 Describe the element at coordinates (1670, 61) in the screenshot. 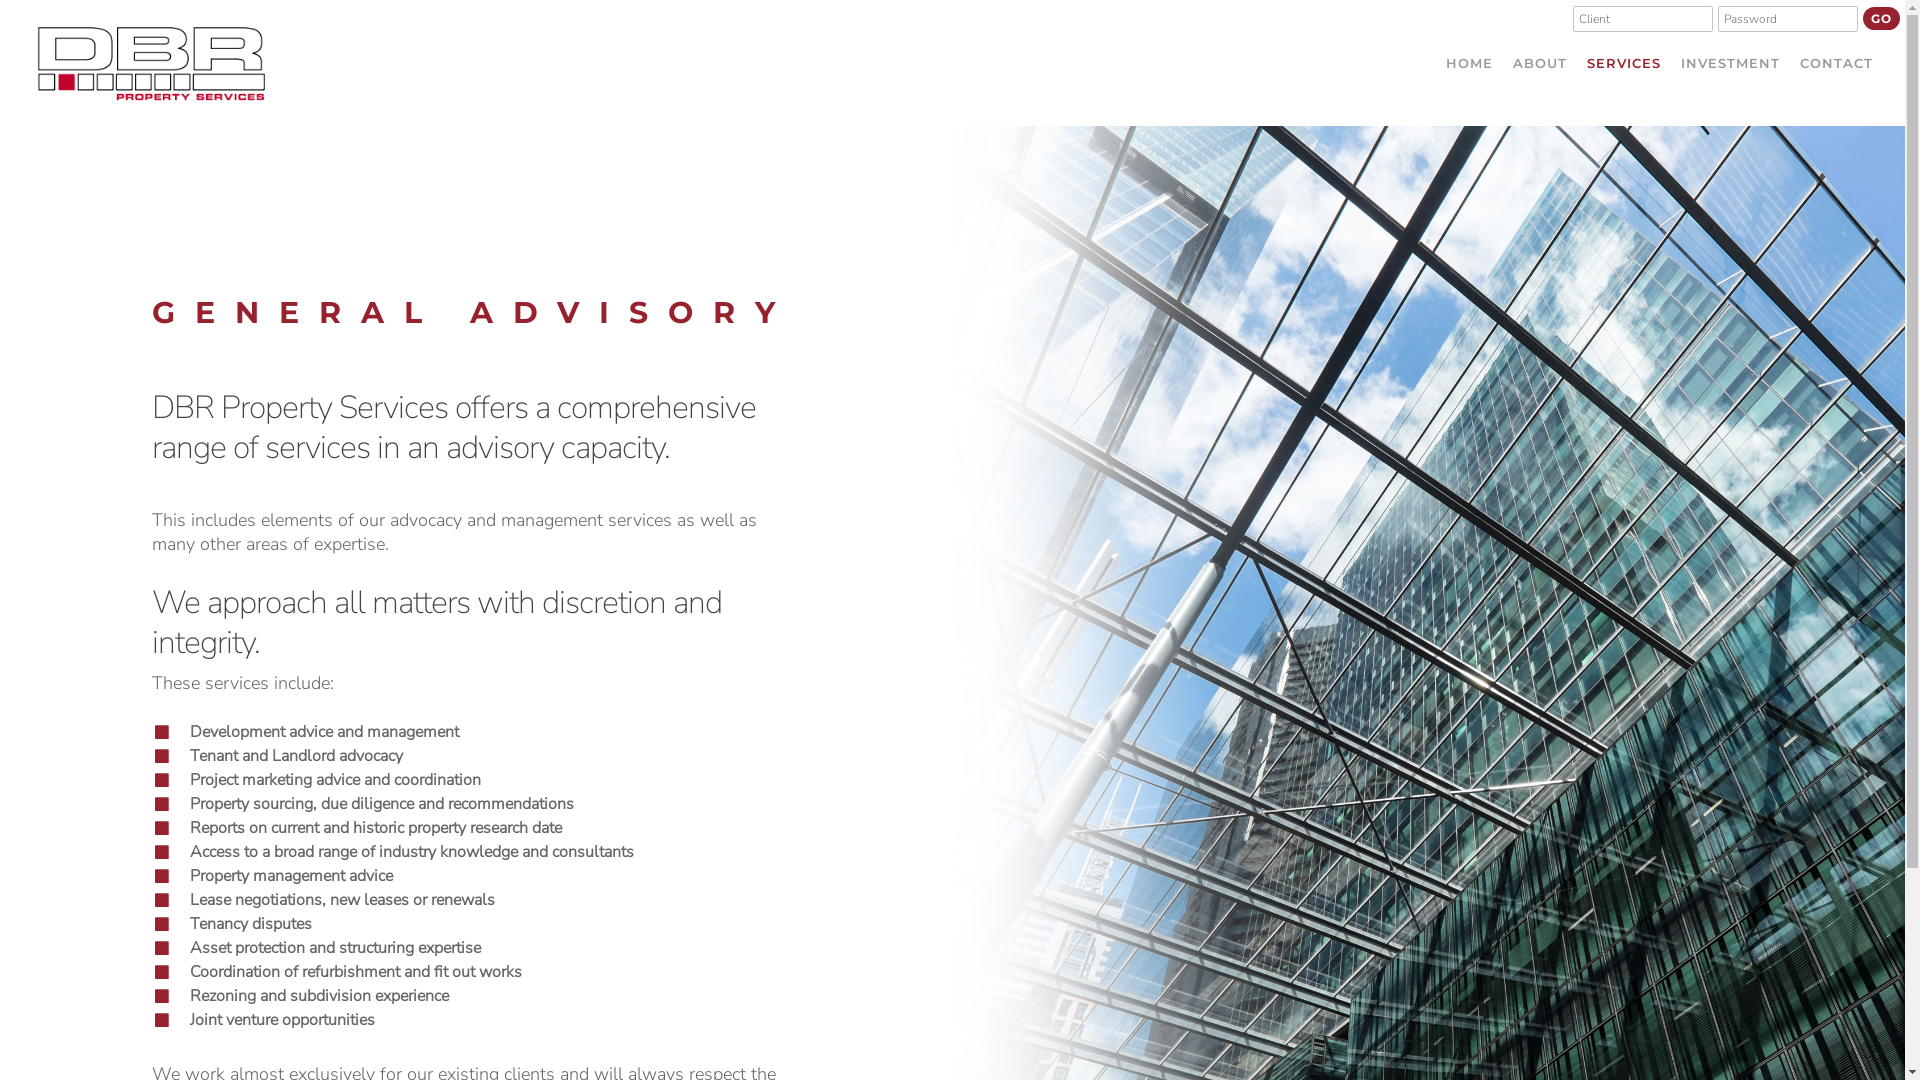

I see `'INVESTMENT'` at that location.